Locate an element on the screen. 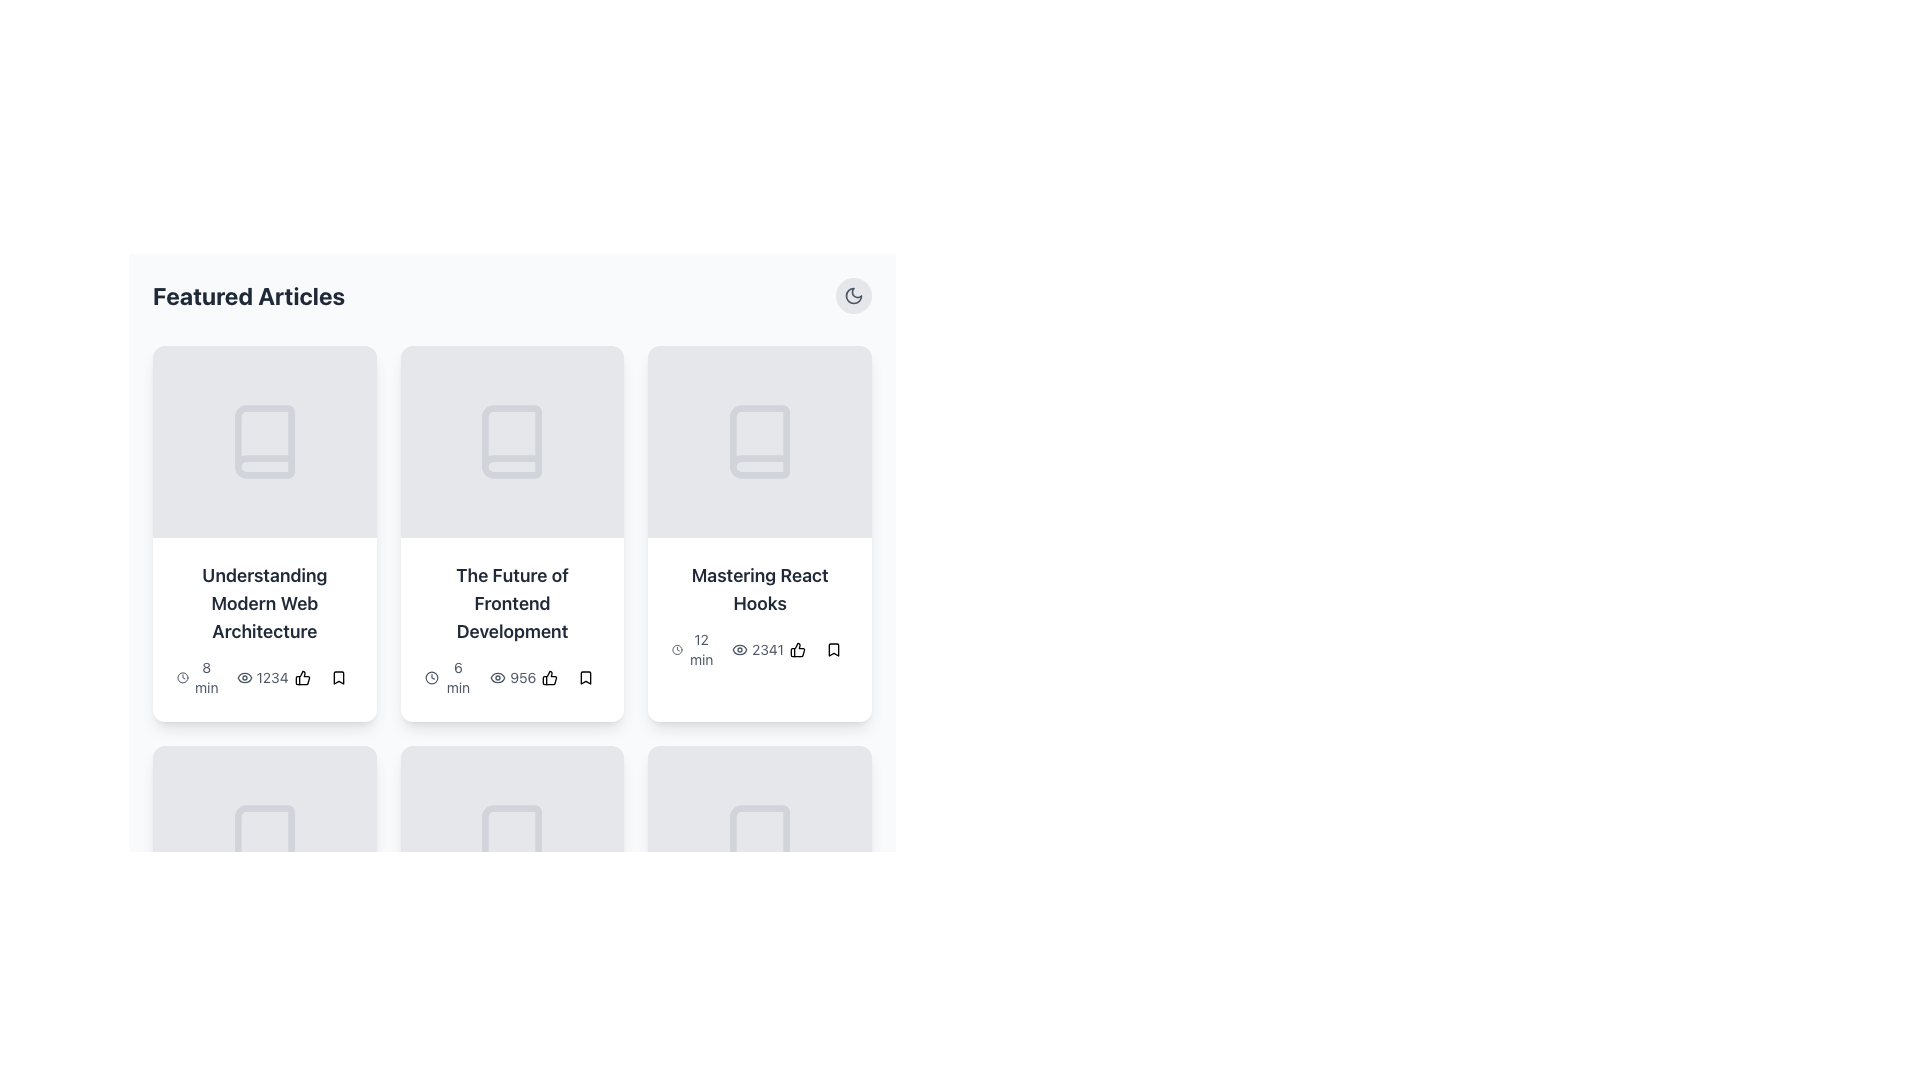 The width and height of the screenshot is (1920, 1080). the bookmark icon located in the bottom-right corner of the 'Understanding Modern Web Architecture' article card is located at coordinates (338, 677).